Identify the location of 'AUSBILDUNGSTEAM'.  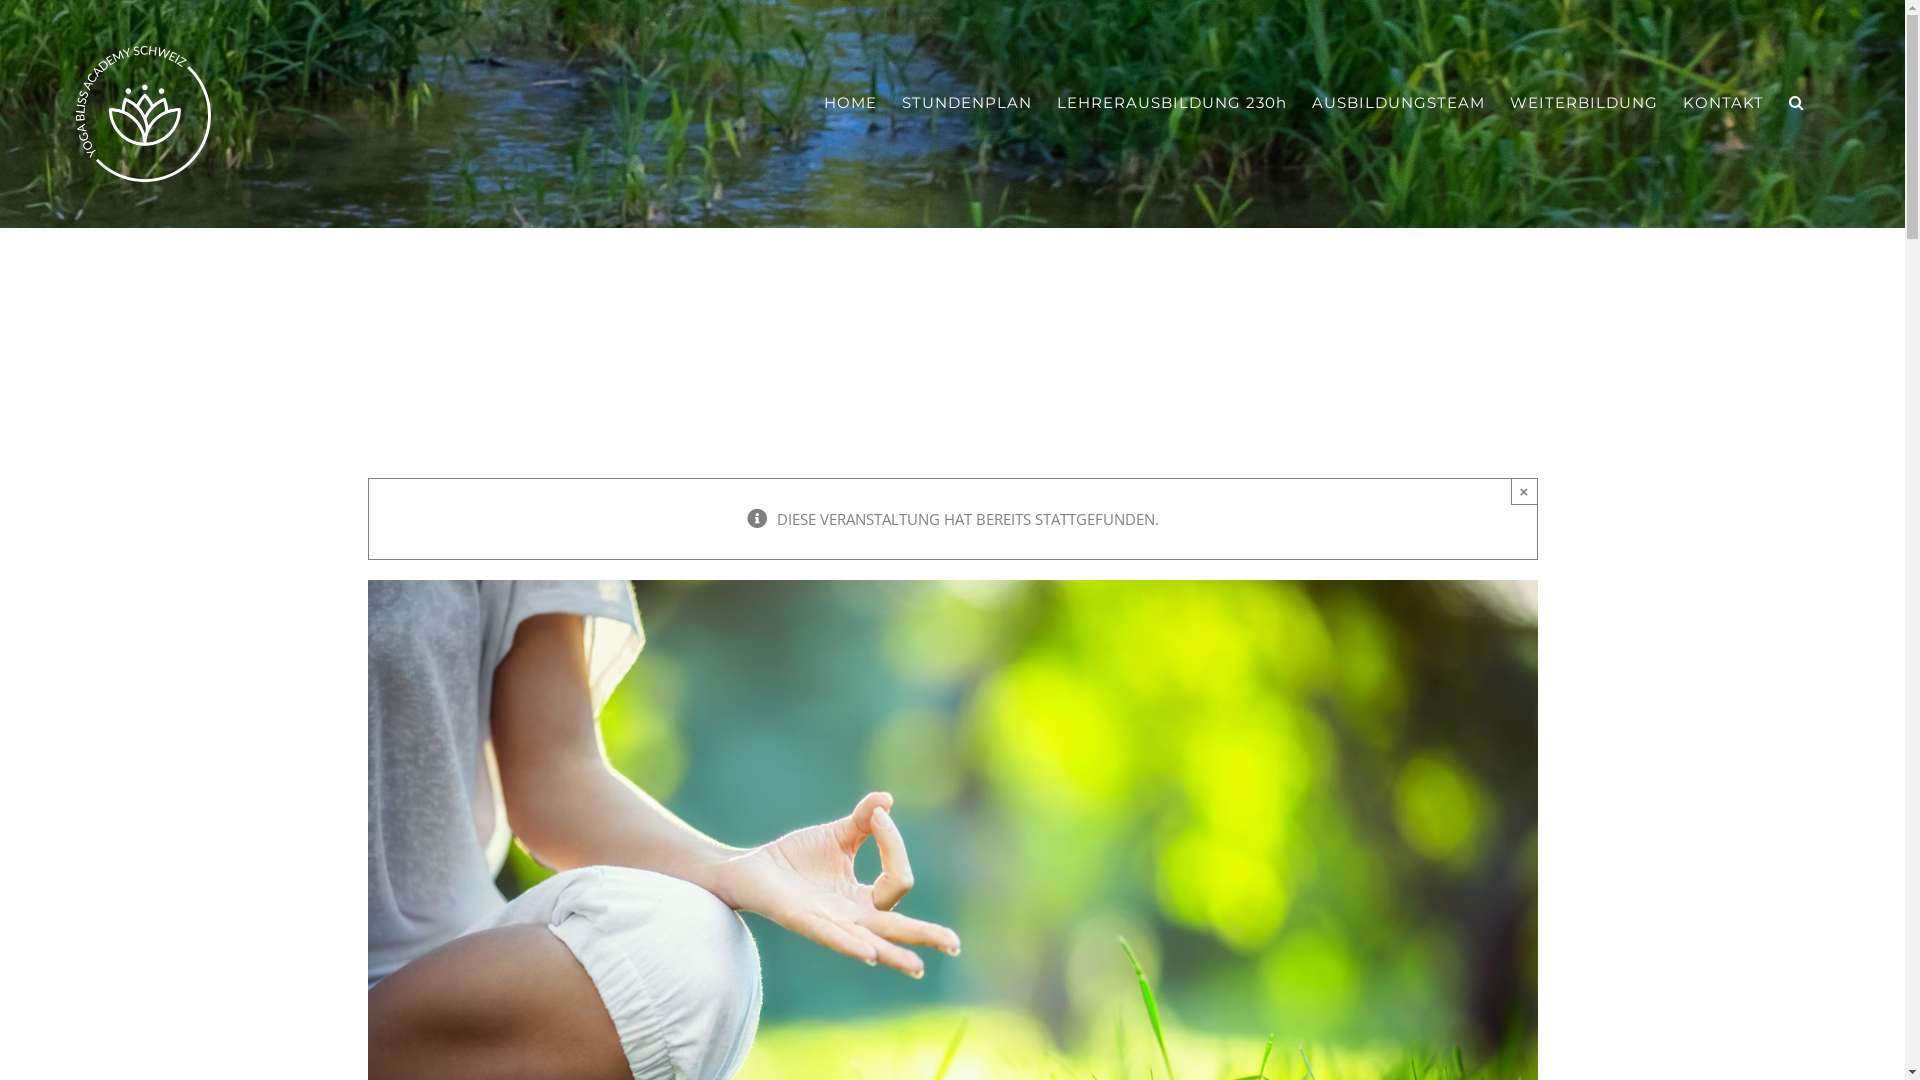
(1397, 102).